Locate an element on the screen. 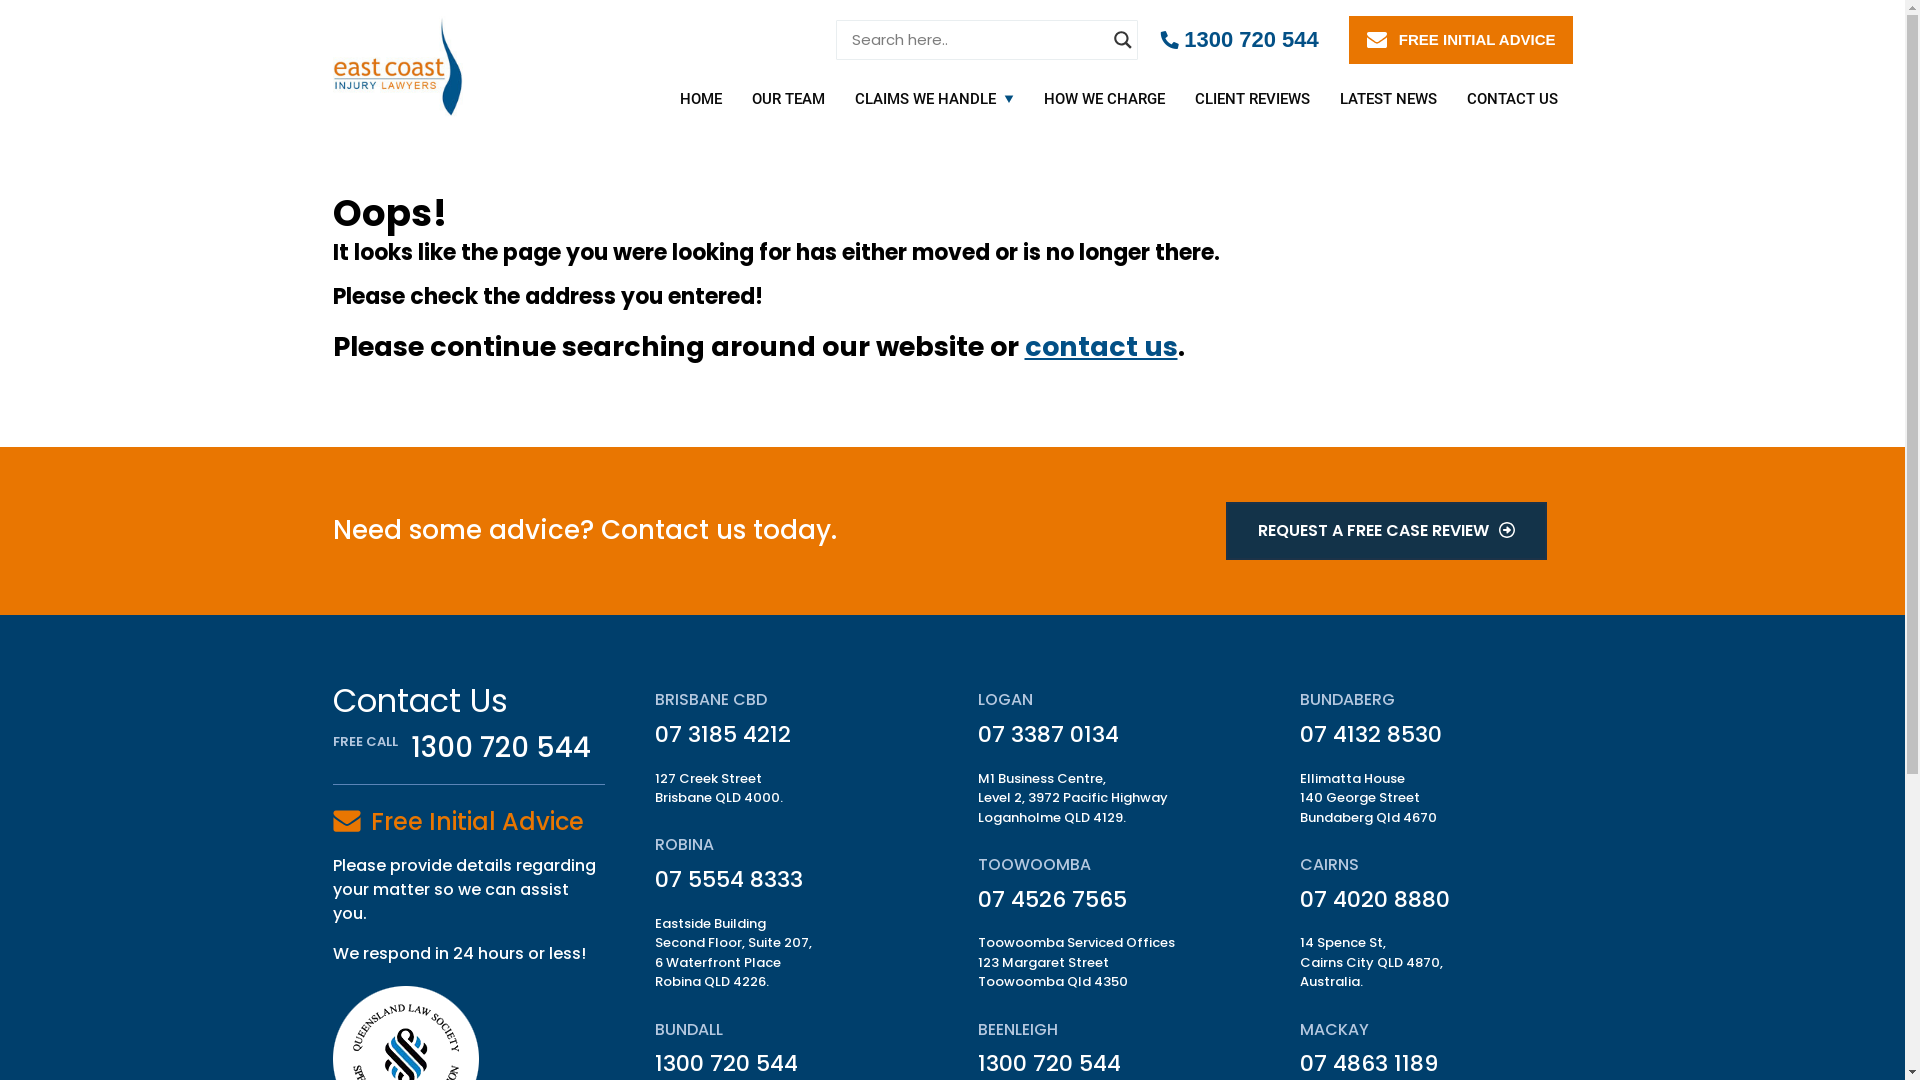  '07 3185 4212' is located at coordinates (722, 734).